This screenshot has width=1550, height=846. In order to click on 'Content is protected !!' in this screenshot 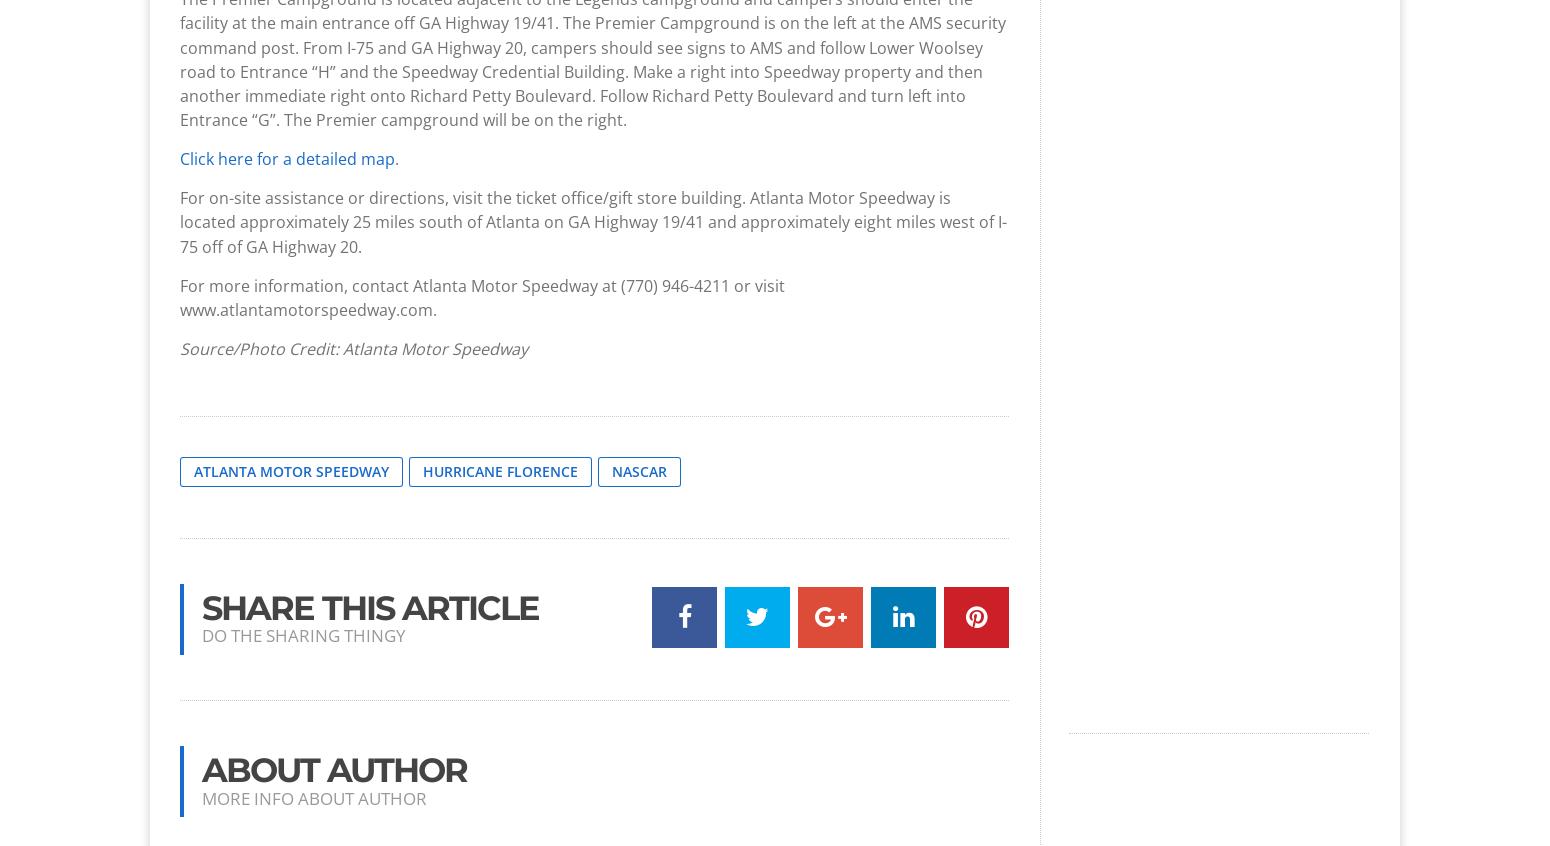, I will do `click(831, 158)`.